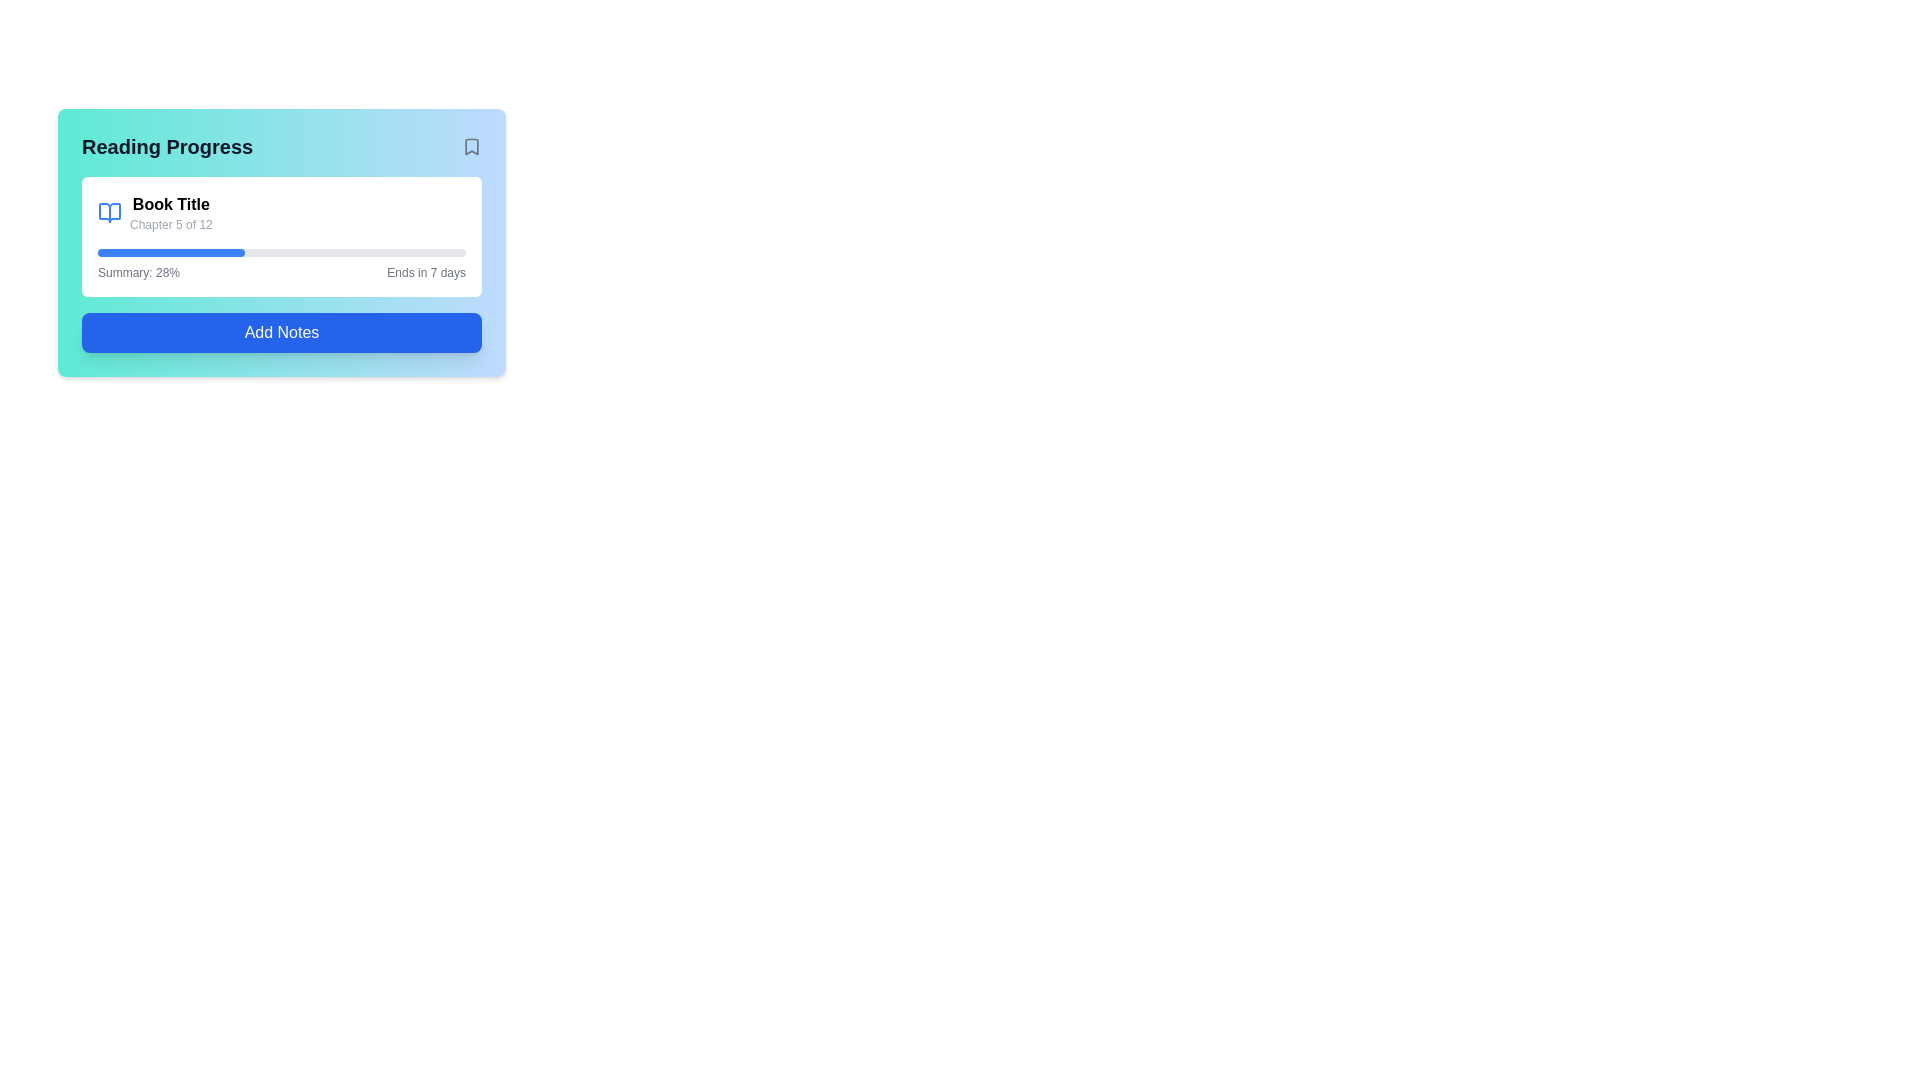 This screenshot has width=1920, height=1080. Describe the element at coordinates (281, 242) in the screenshot. I see `displayed book progress details from the informational card located in the upper-left quadrant, which includes the 'Reading Progress' title and a bookmark icon, along with the progress percentage and deadline` at that location.